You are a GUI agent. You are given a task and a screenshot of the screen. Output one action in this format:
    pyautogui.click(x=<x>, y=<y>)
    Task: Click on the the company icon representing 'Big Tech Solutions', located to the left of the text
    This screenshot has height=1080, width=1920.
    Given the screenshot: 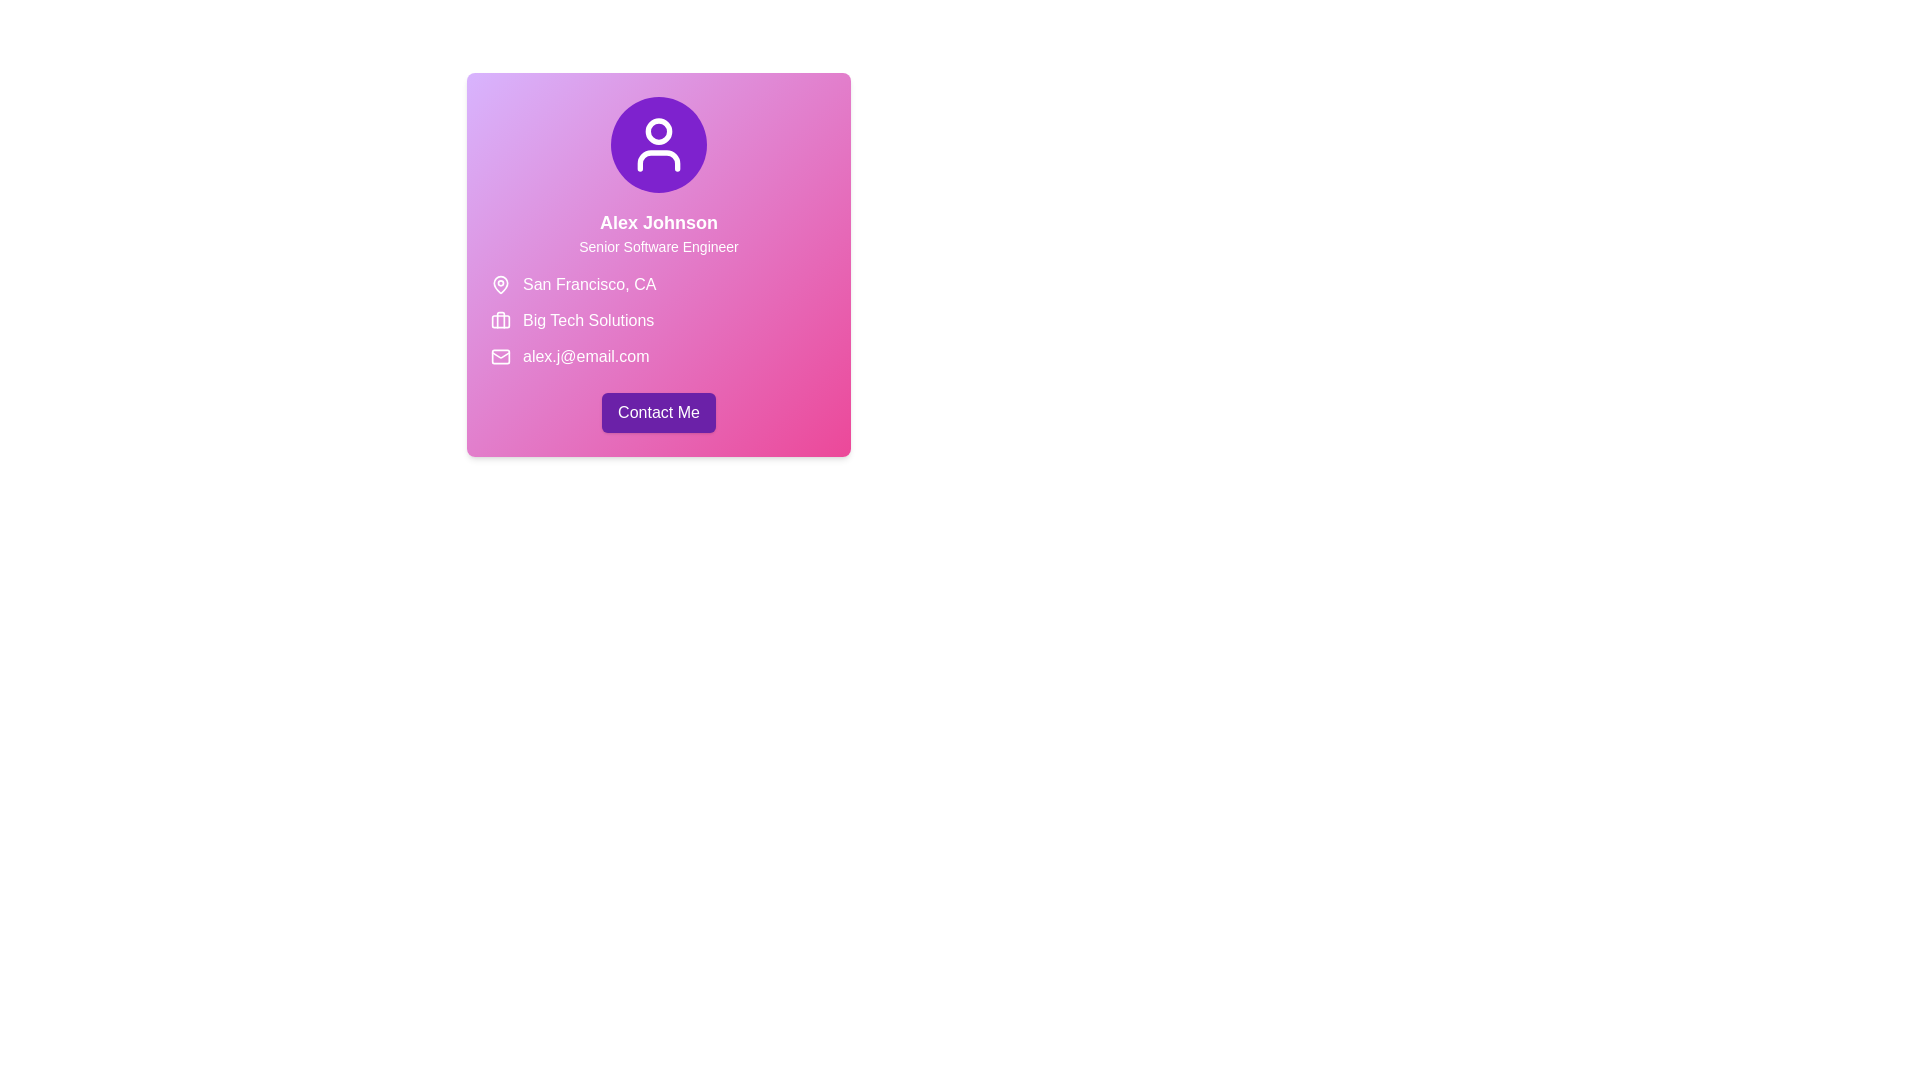 What is the action you would take?
    pyautogui.click(x=500, y=319)
    